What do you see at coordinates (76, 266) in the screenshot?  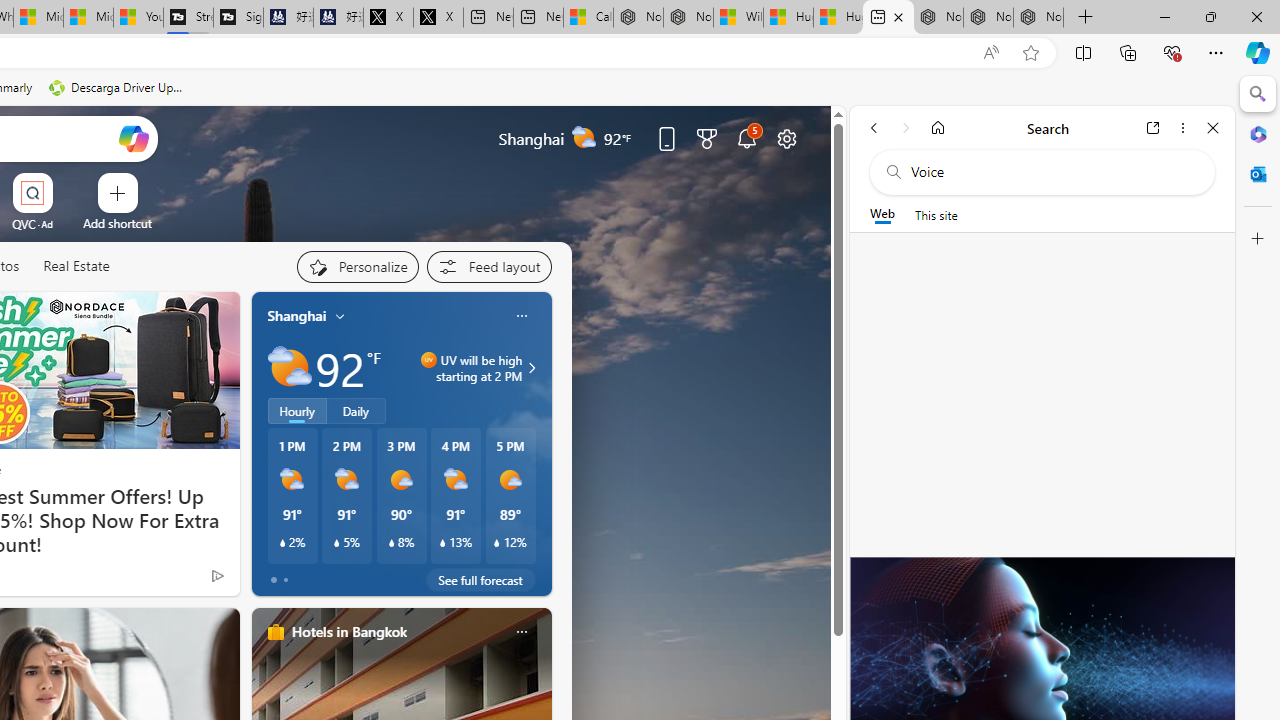 I see `'Real Estate'` at bounding box center [76, 266].